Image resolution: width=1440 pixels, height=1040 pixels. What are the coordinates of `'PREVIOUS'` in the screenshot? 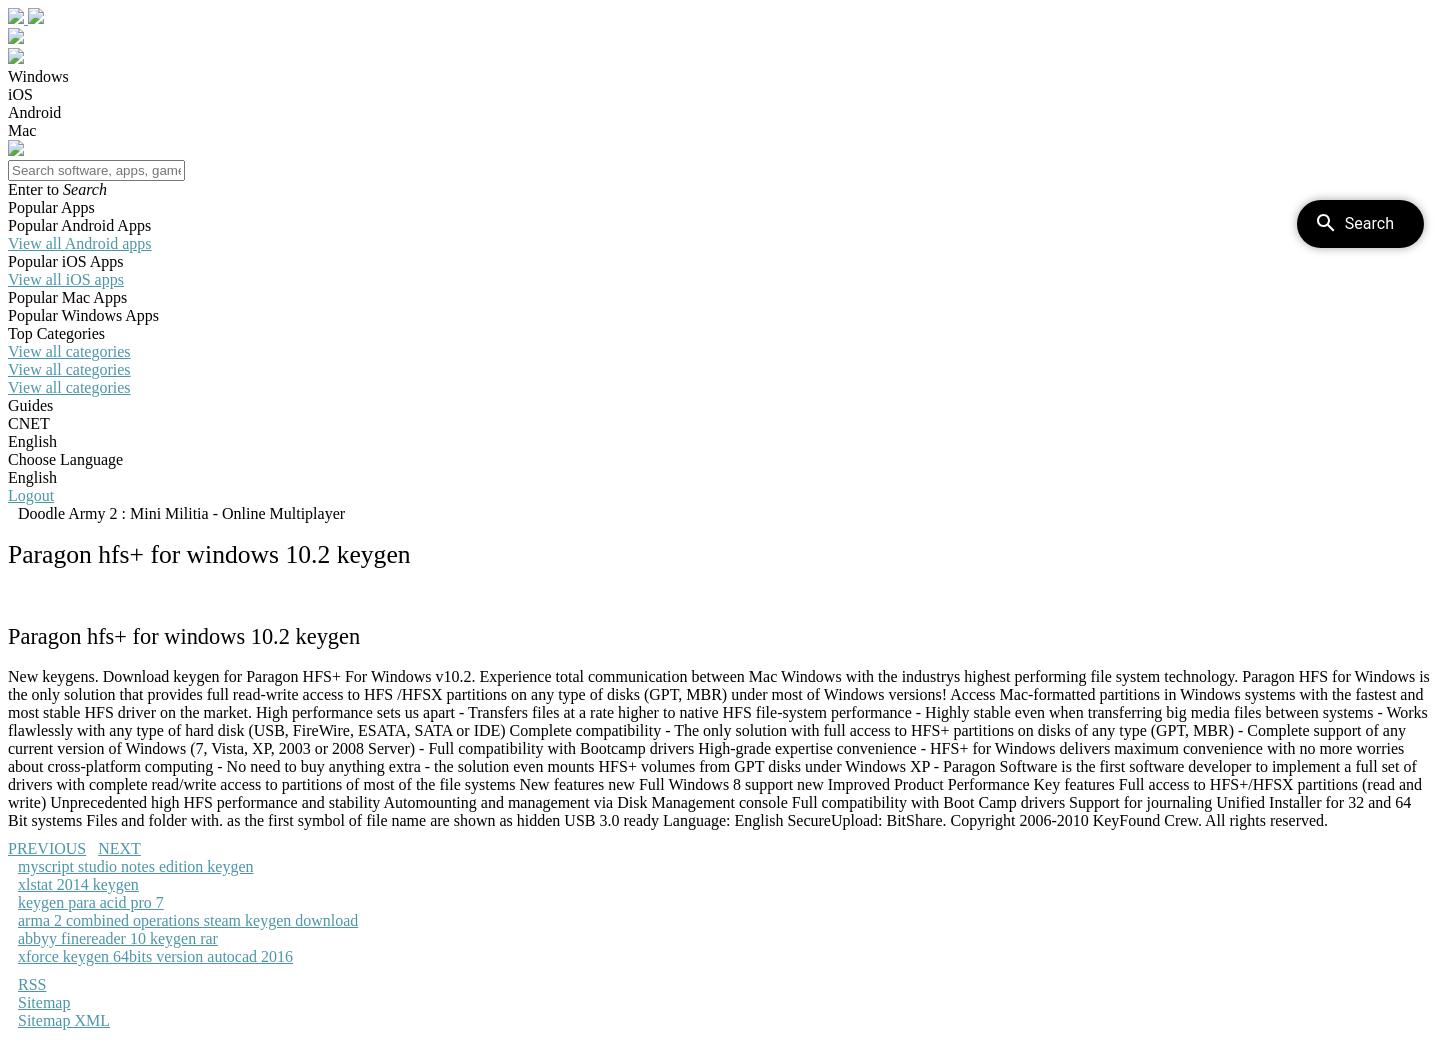 It's located at (45, 847).